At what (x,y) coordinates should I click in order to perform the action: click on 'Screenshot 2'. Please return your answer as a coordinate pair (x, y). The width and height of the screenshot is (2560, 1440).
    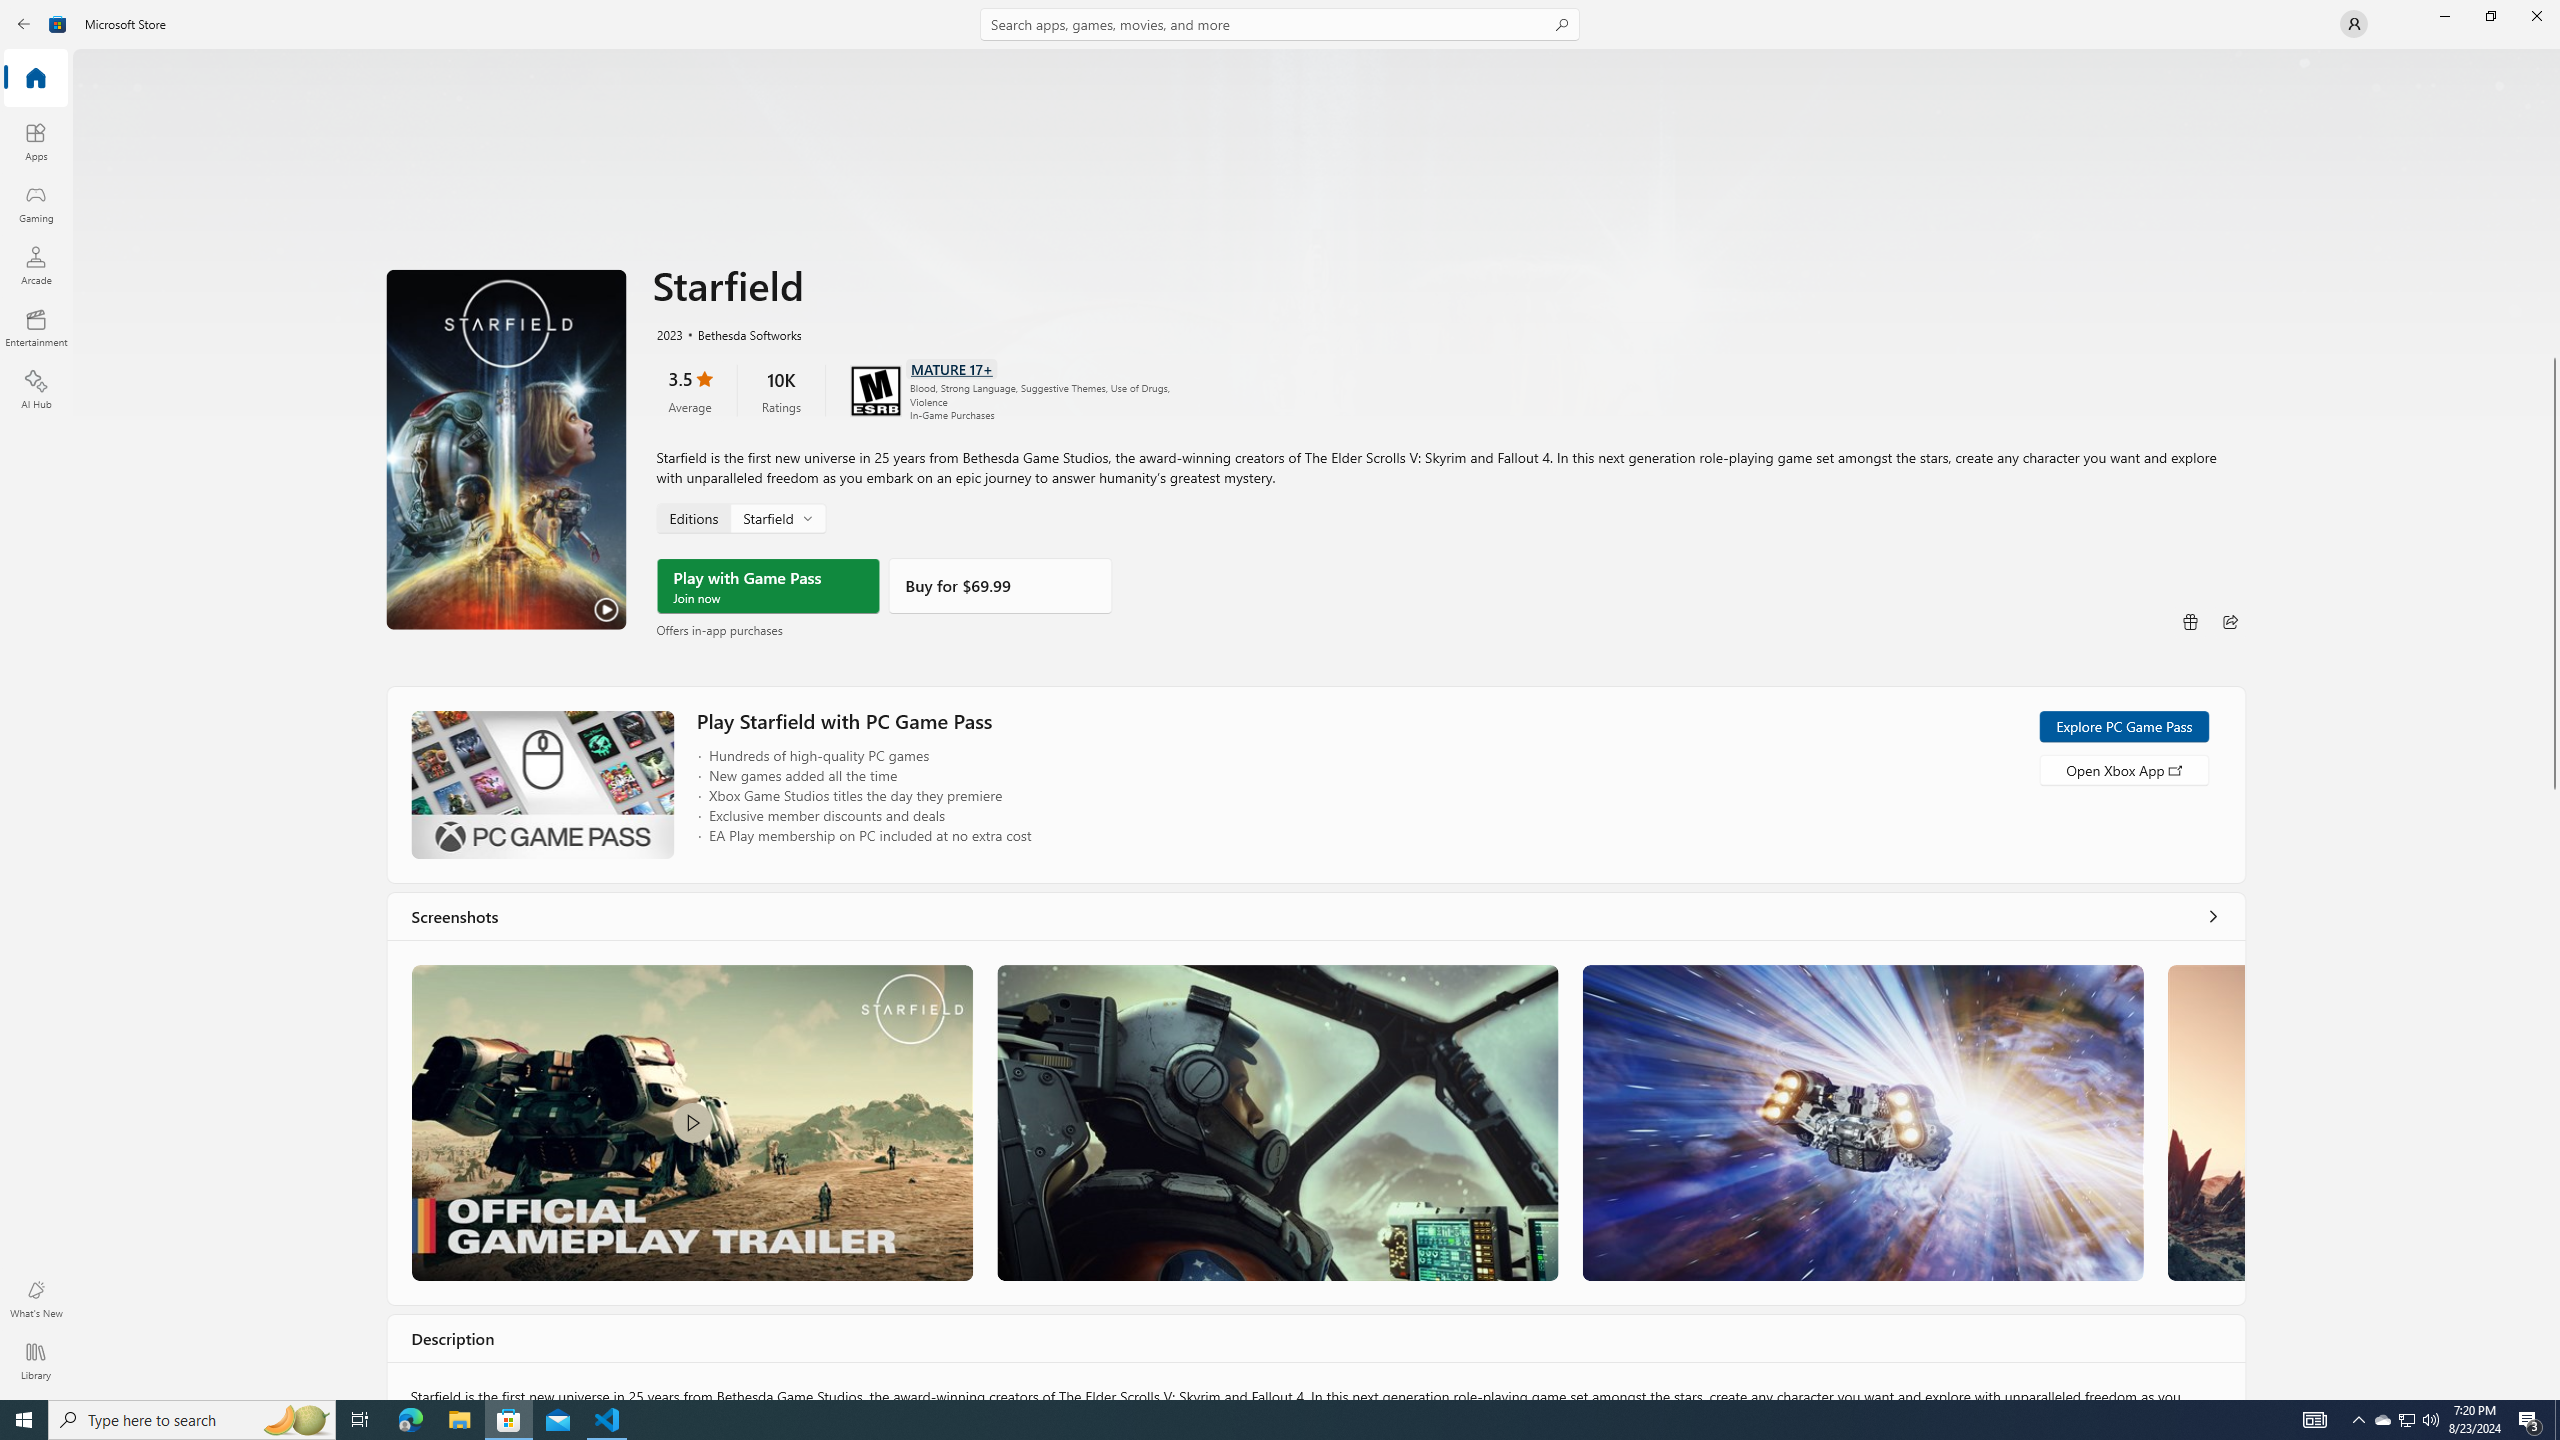
    Looking at the image, I should click on (1275, 1122).